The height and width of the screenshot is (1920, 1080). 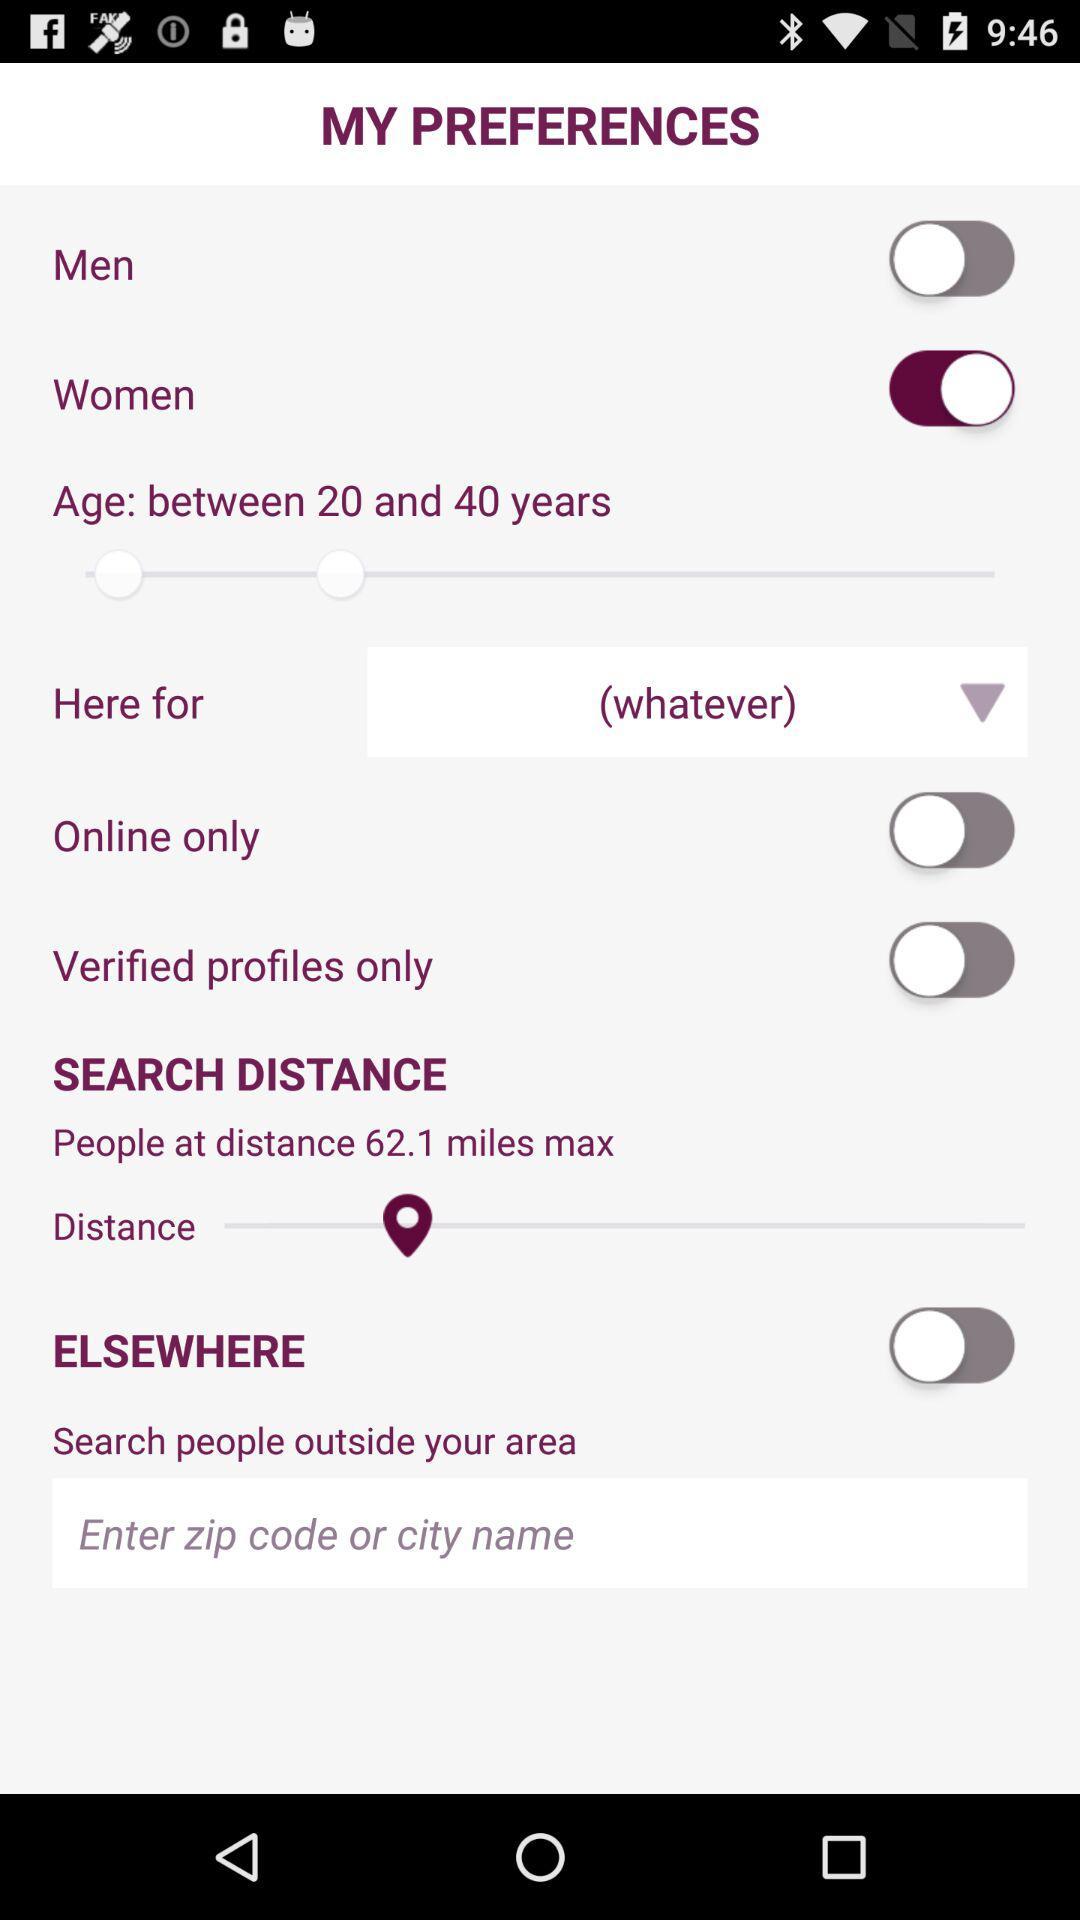 I want to click on the icon next to elsewhere icon, so click(x=952, y=1349).